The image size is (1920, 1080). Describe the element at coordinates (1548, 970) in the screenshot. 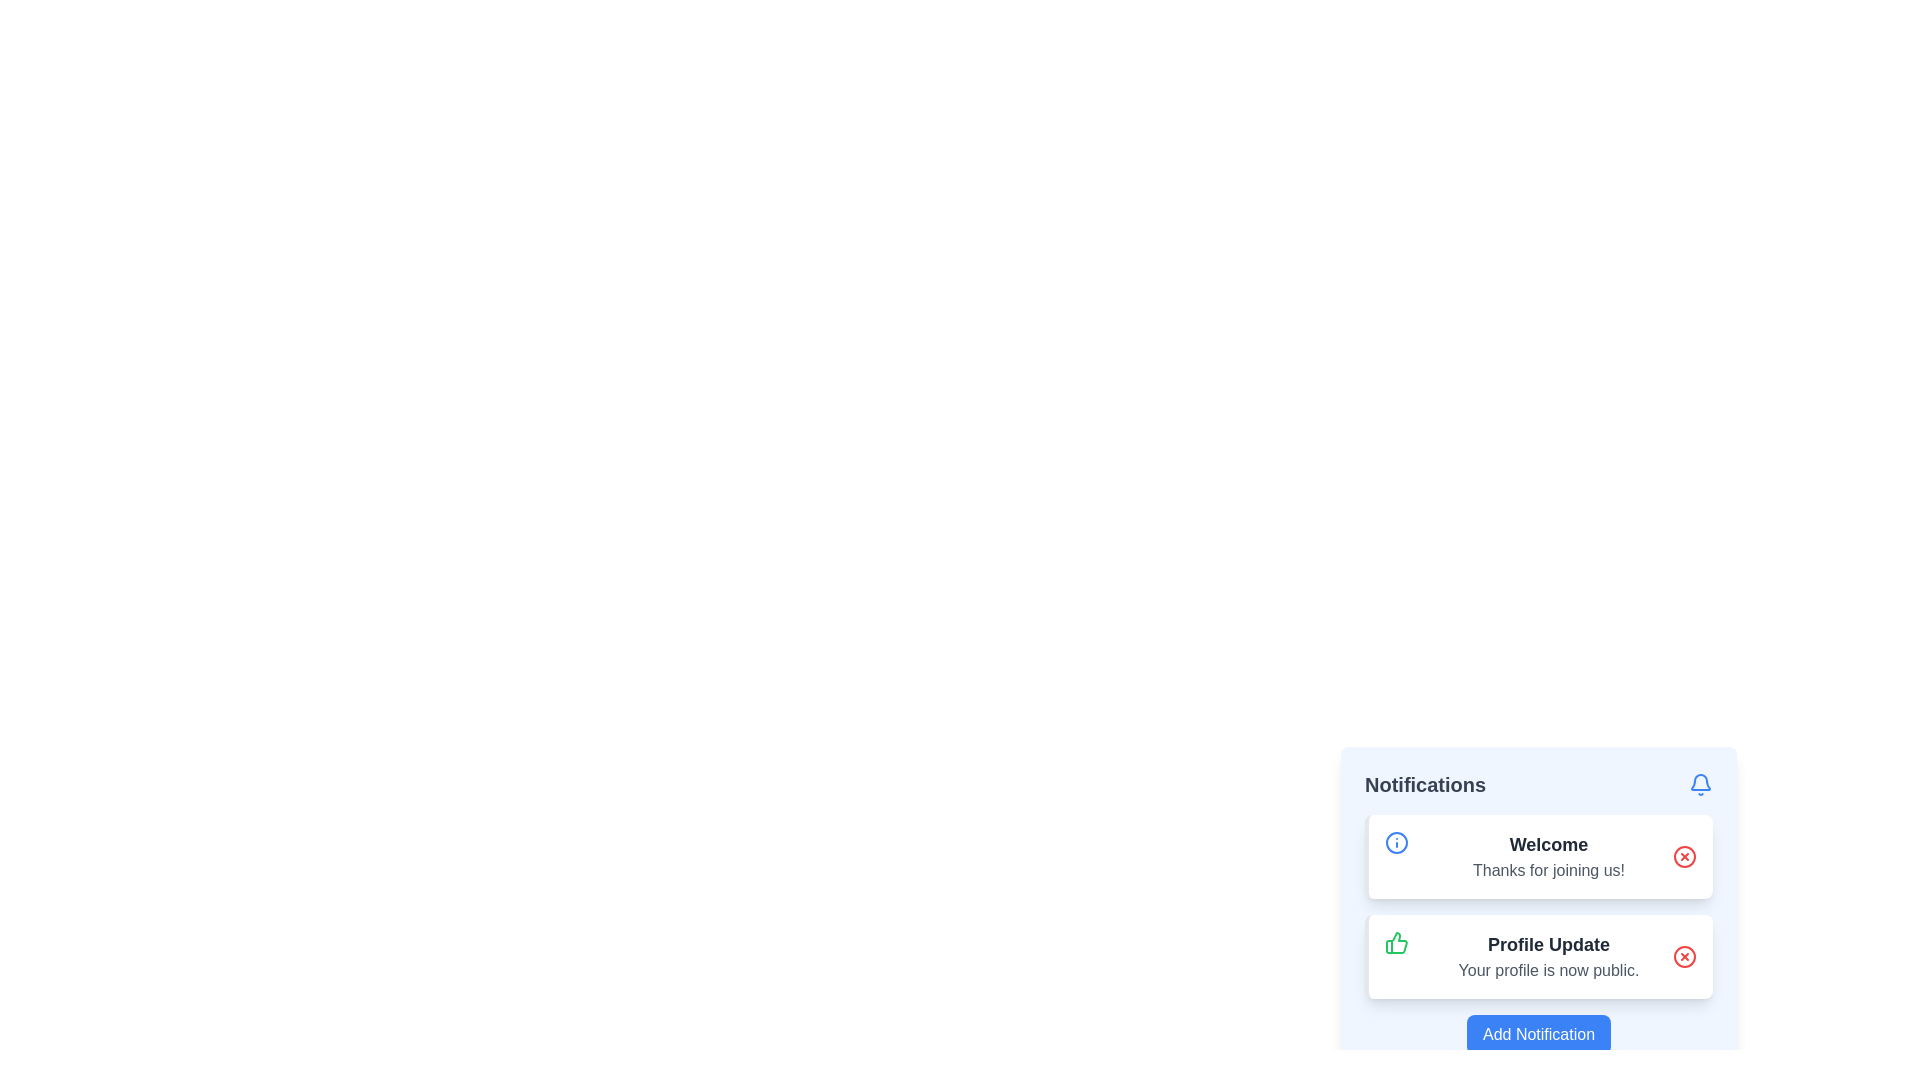

I see `text displayed in the element that states 'Your profile is now public.' It is styled in gray font and is located below 'Profile Update' in the Notifications panel` at that location.